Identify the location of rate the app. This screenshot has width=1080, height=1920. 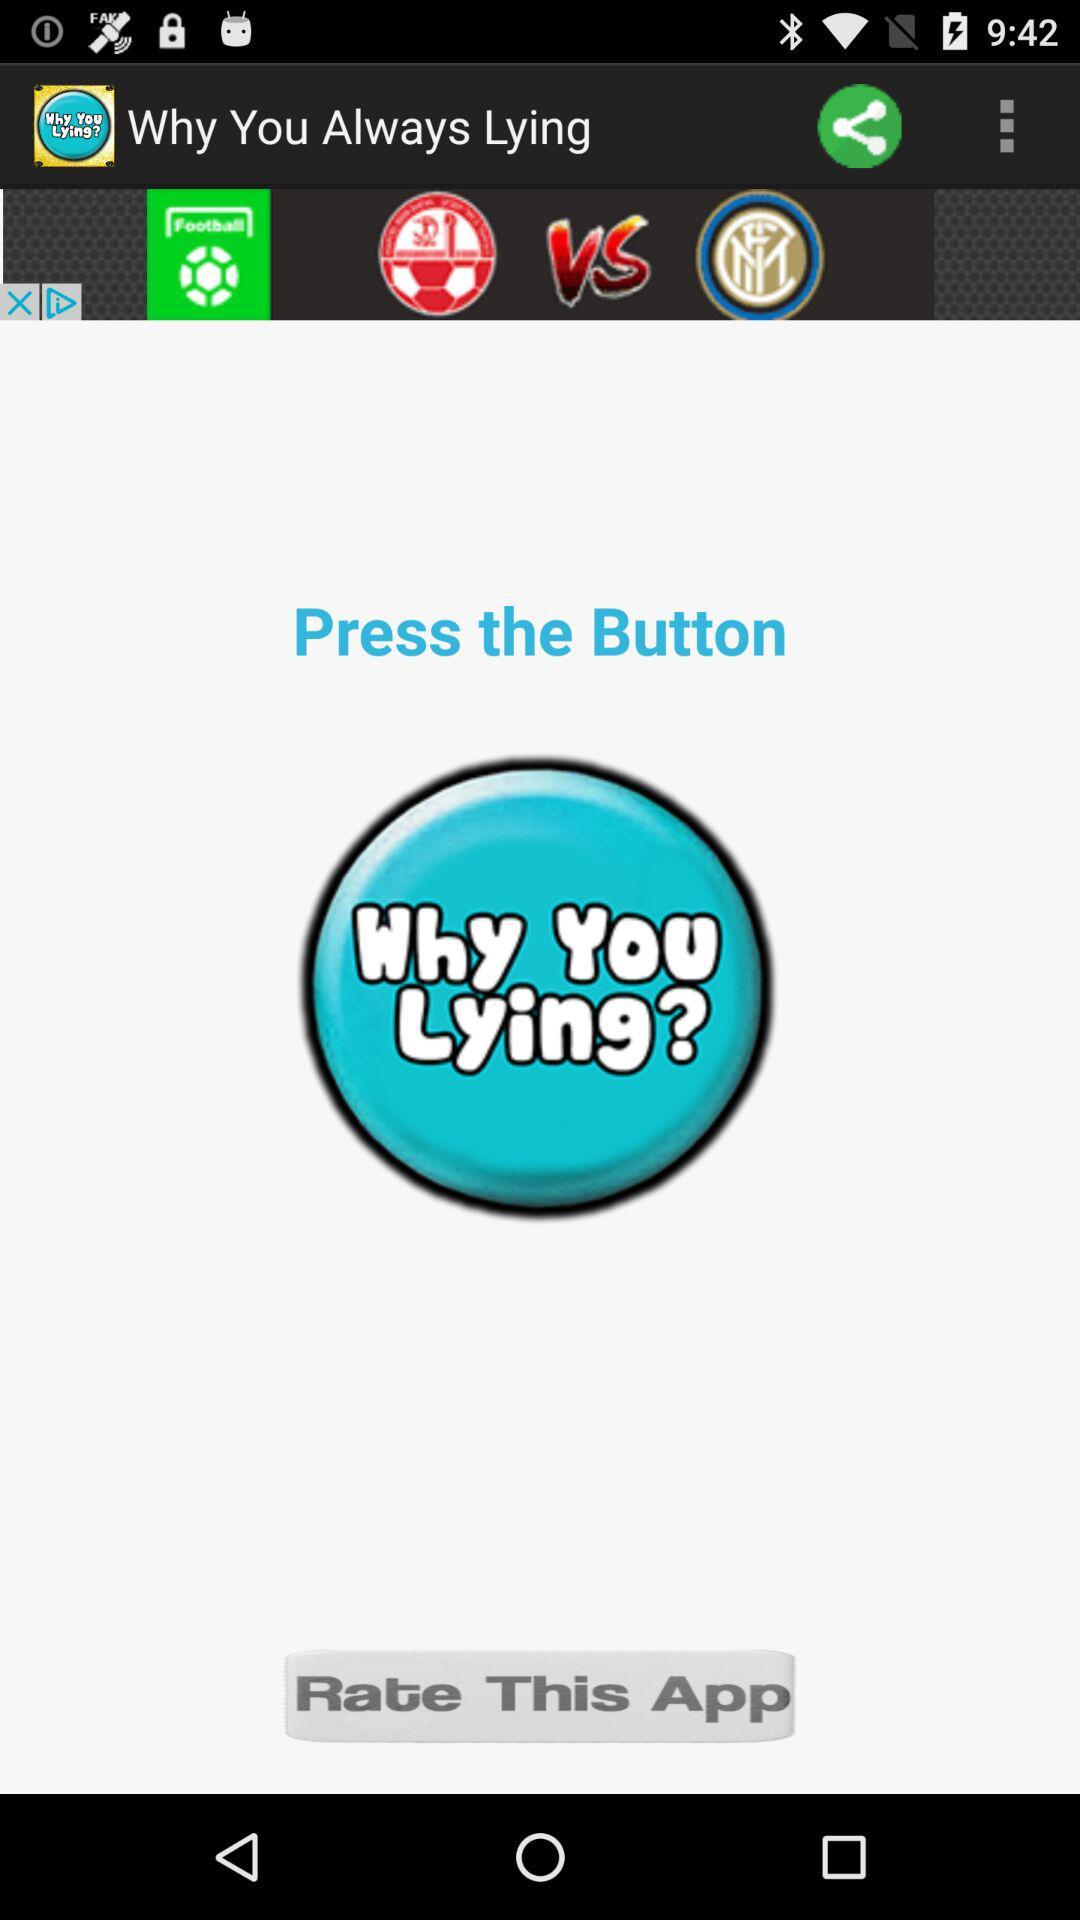
(540, 1693).